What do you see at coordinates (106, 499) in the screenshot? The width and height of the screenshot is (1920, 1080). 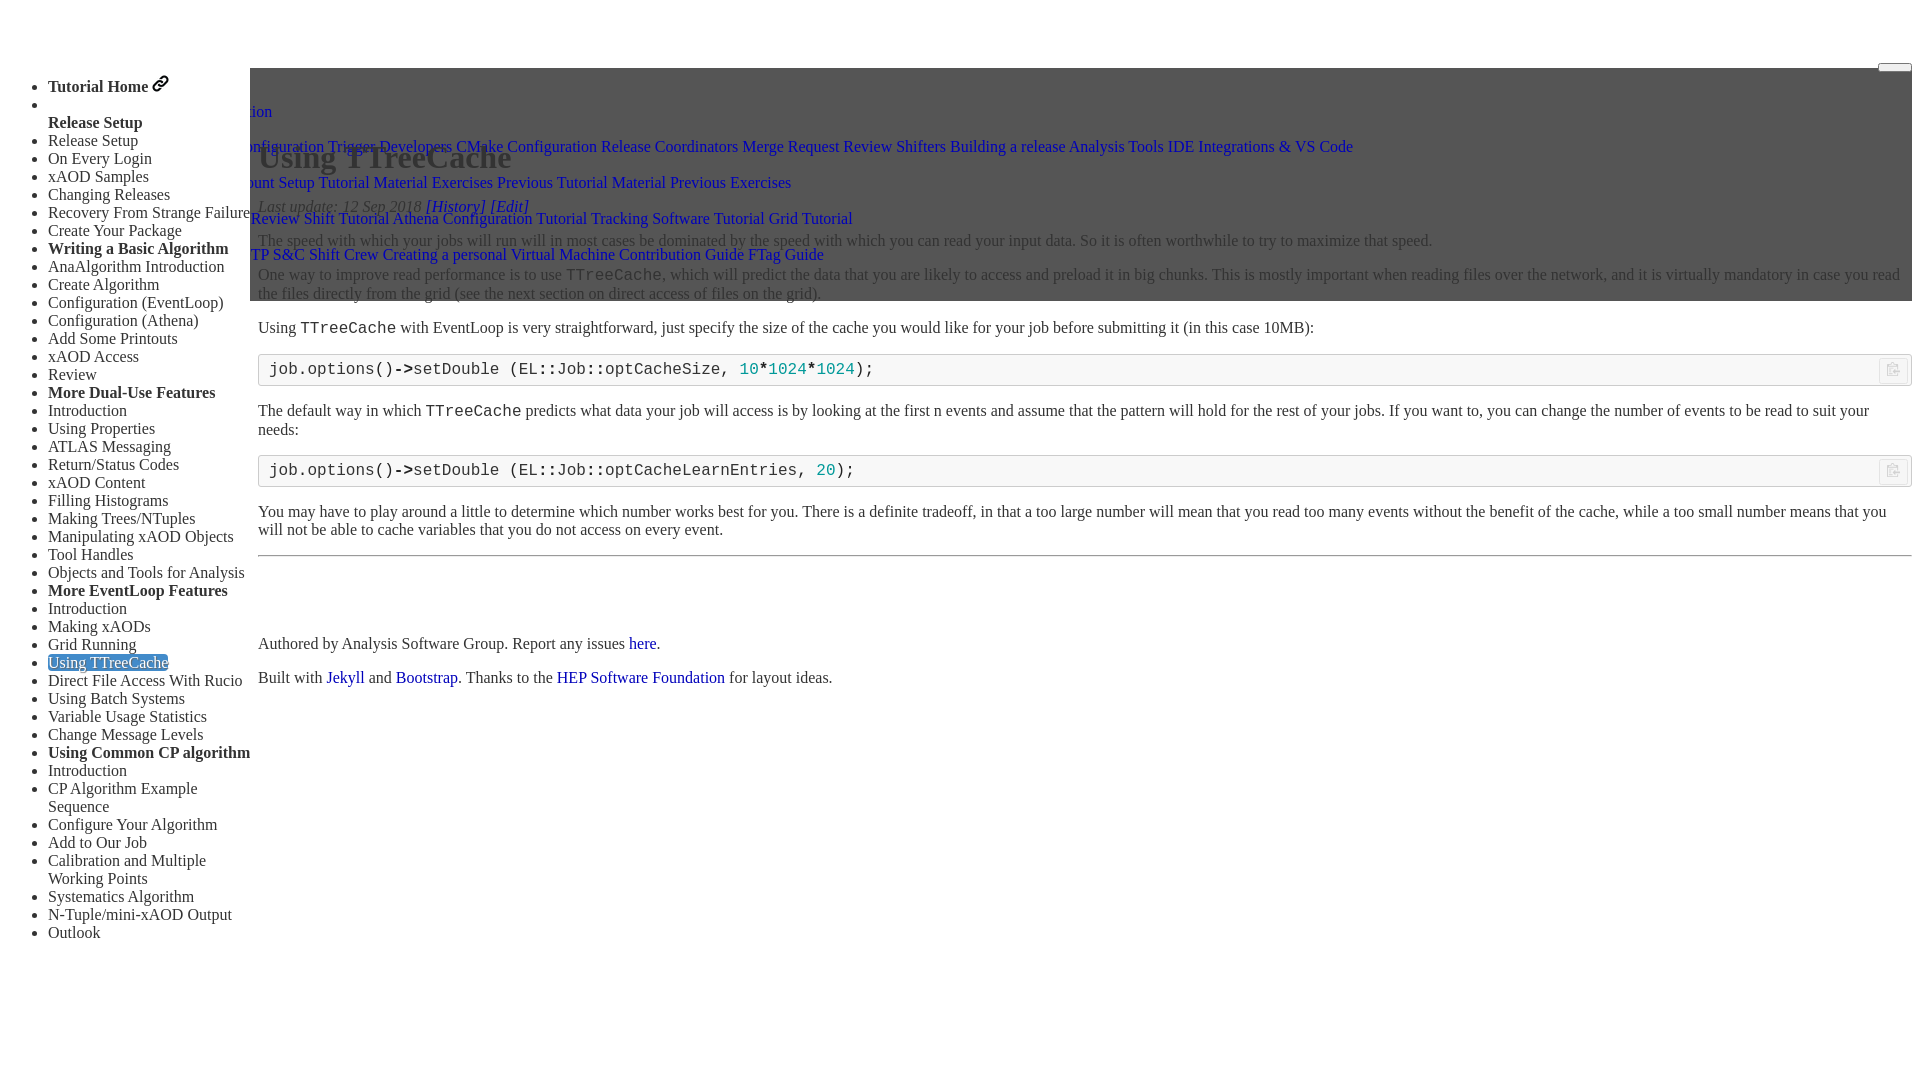 I see `'Filling Histograms'` at bounding box center [106, 499].